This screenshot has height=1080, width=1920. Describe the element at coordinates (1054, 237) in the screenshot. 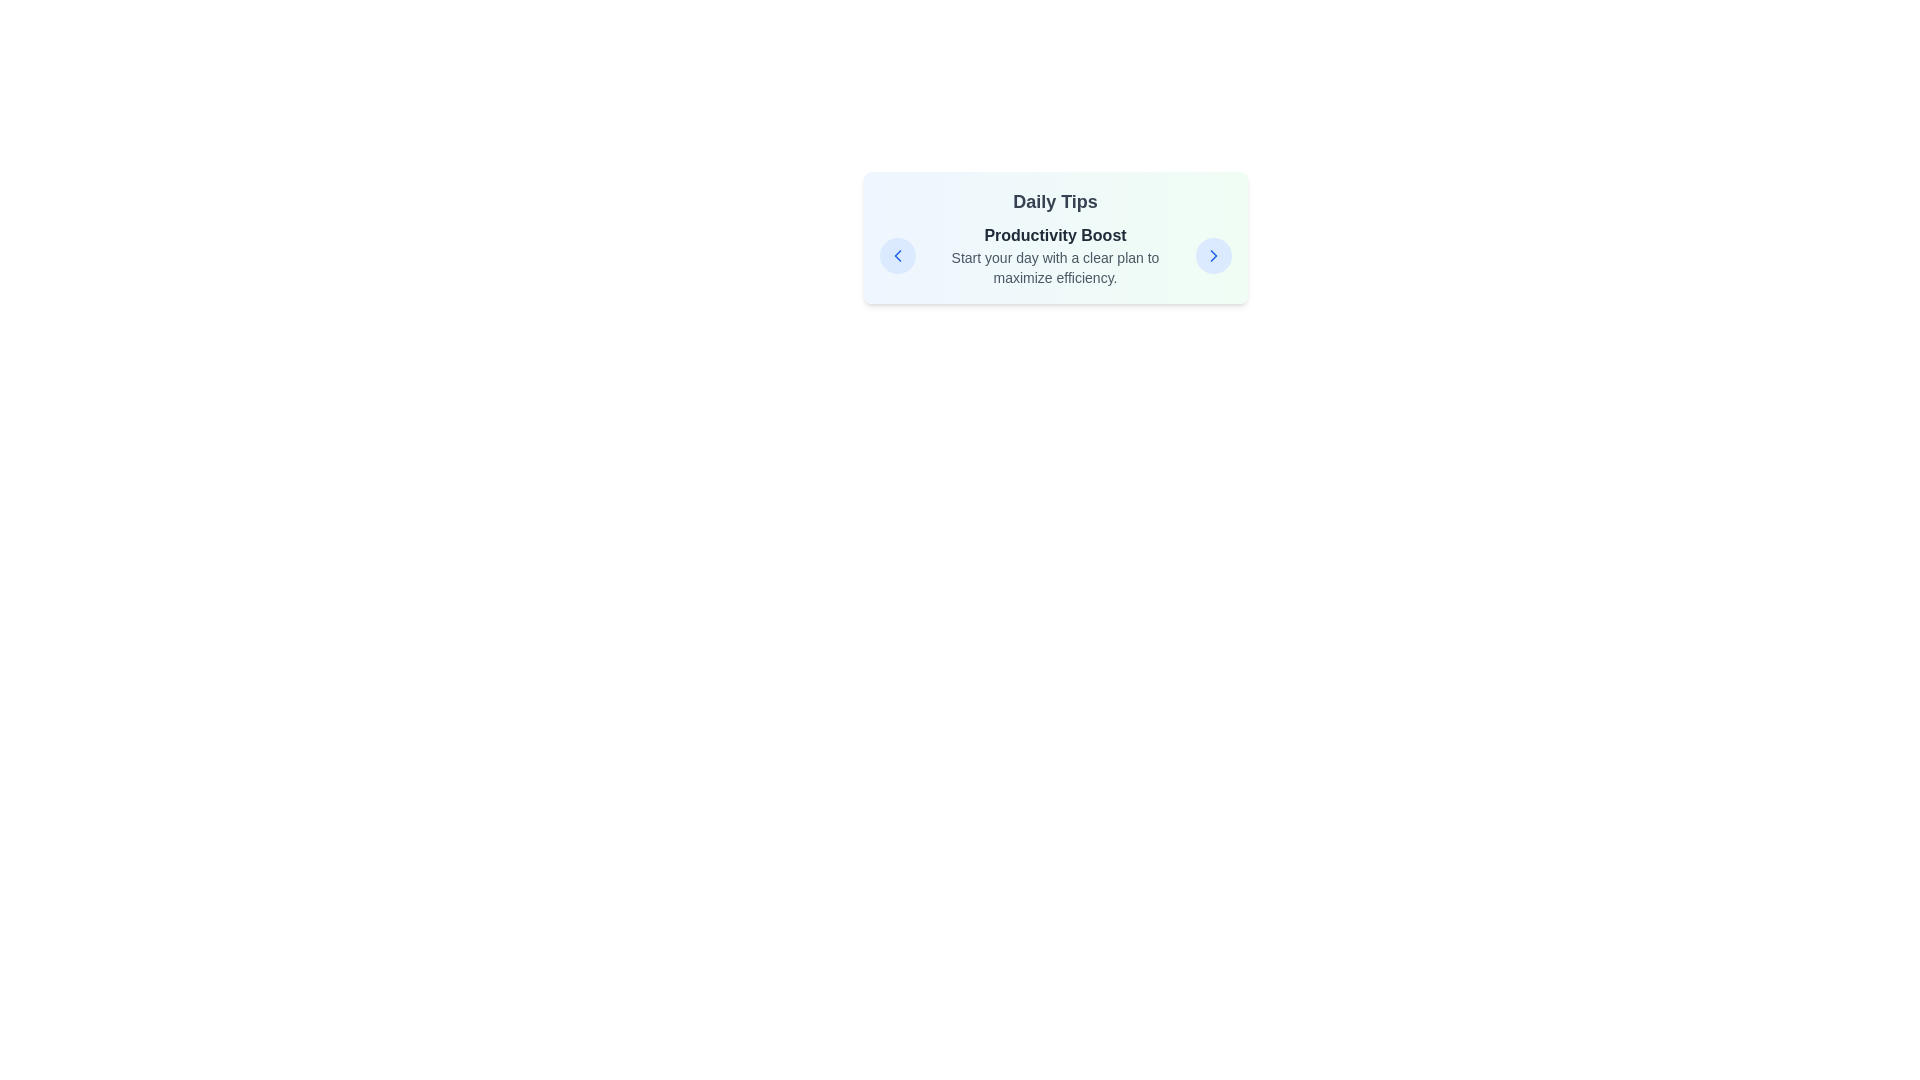

I see `the text area to focus on it for accessibility` at that location.